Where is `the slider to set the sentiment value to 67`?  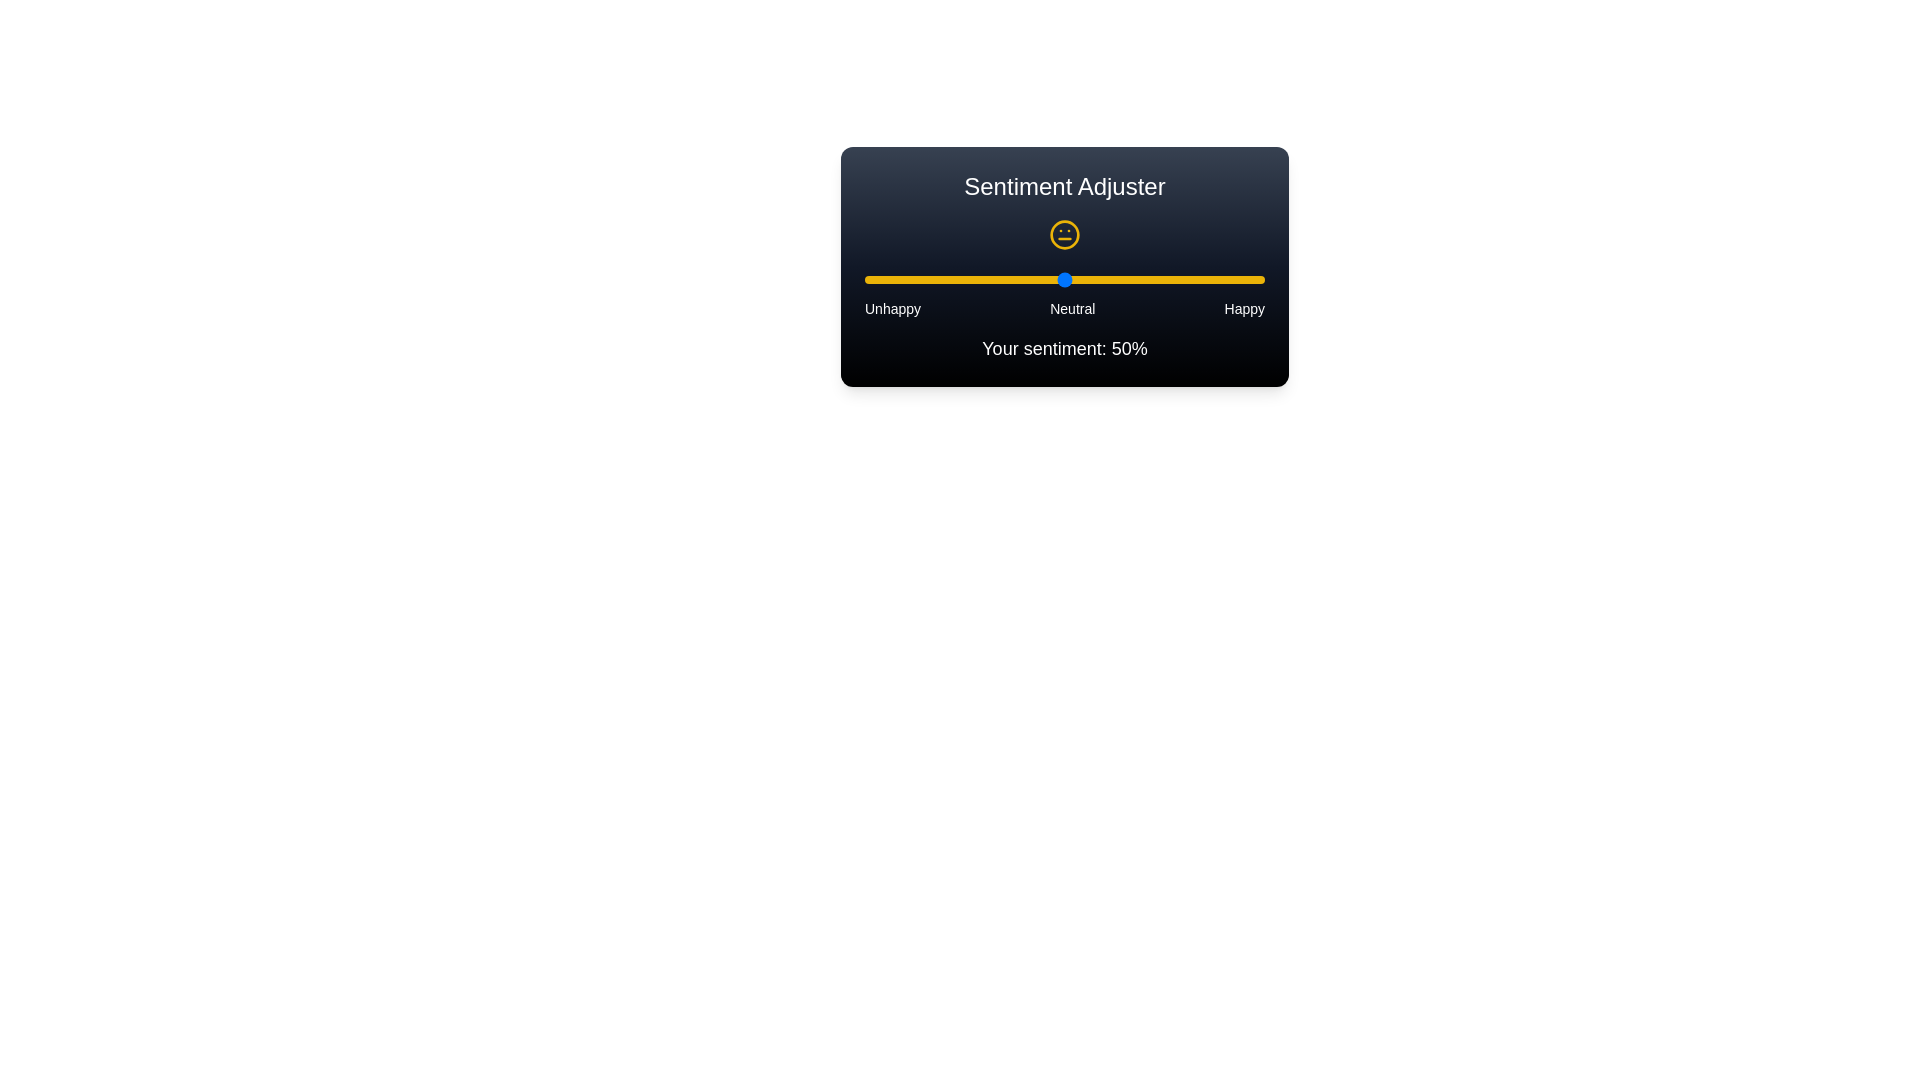
the slider to set the sentiment value to 67 is located at coordinates (1132, 280).